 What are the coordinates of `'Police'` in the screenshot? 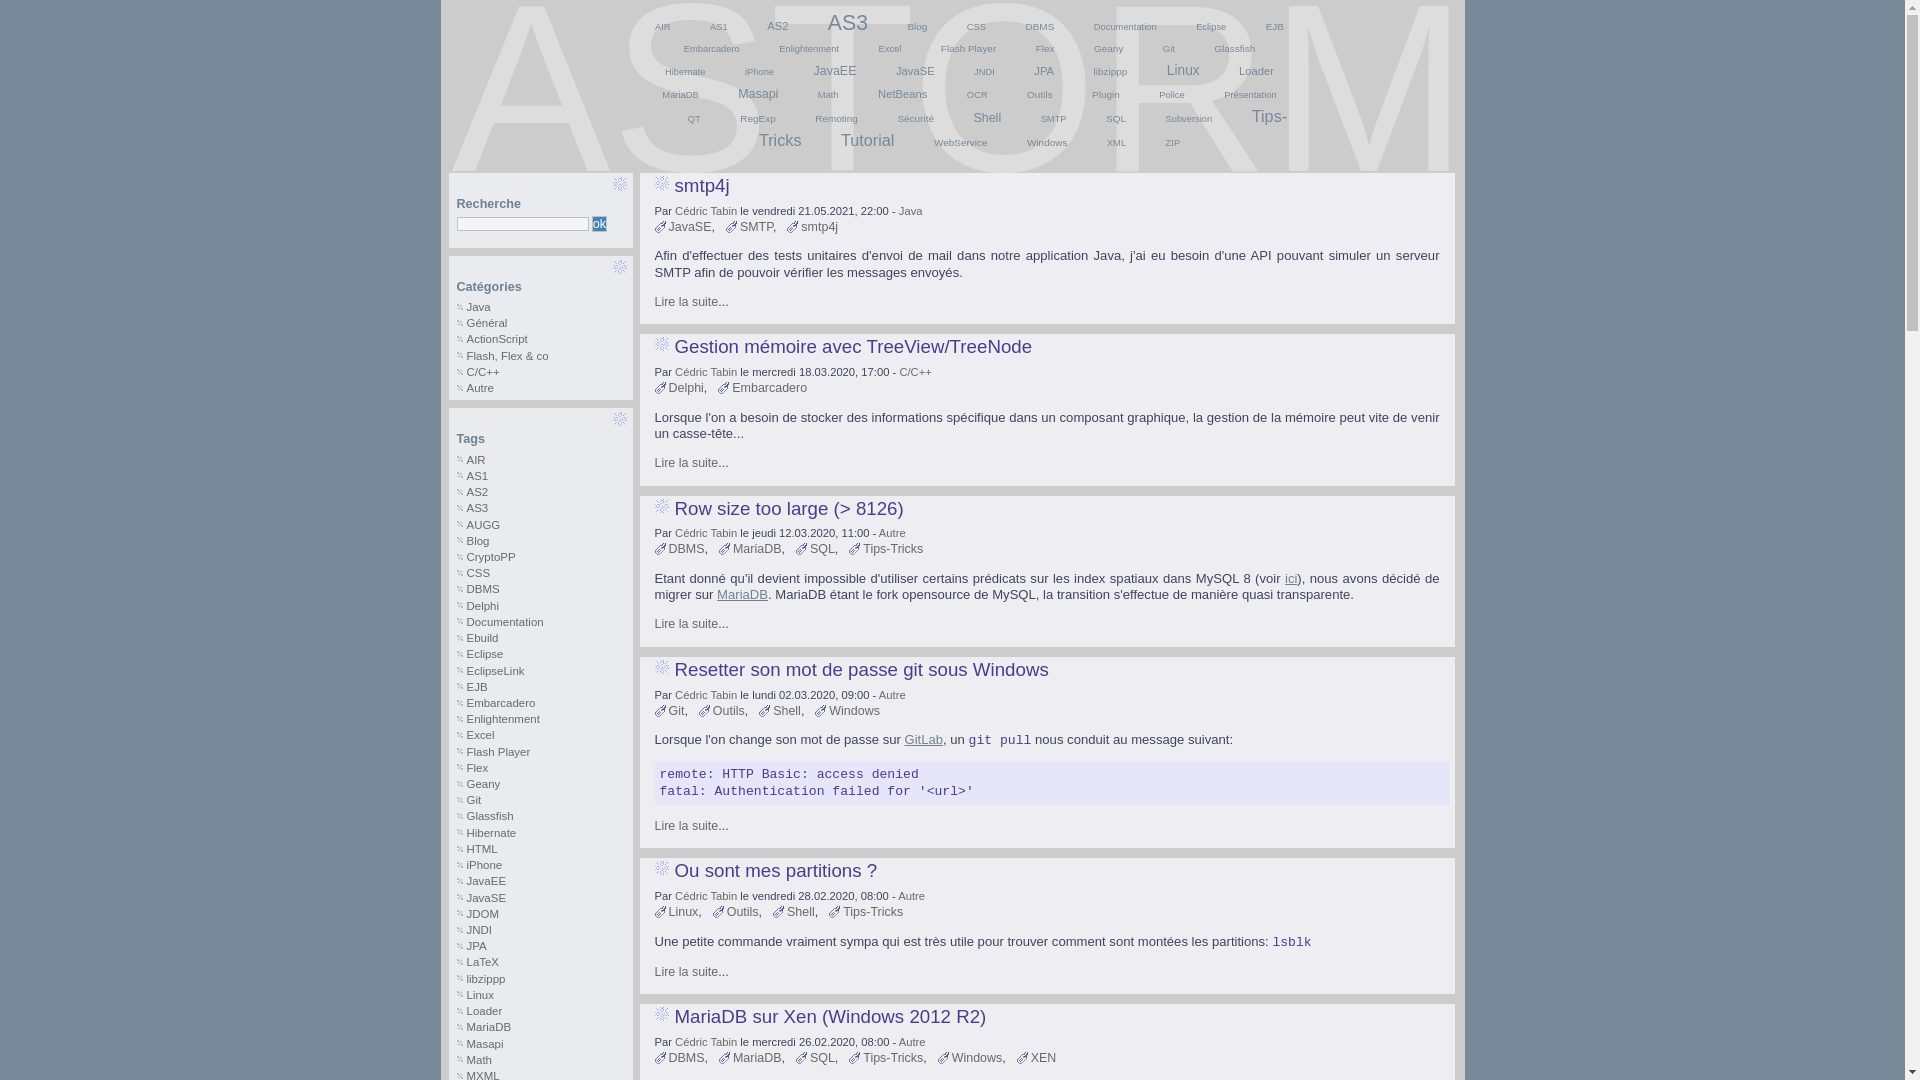 It's located at (1171, 95).